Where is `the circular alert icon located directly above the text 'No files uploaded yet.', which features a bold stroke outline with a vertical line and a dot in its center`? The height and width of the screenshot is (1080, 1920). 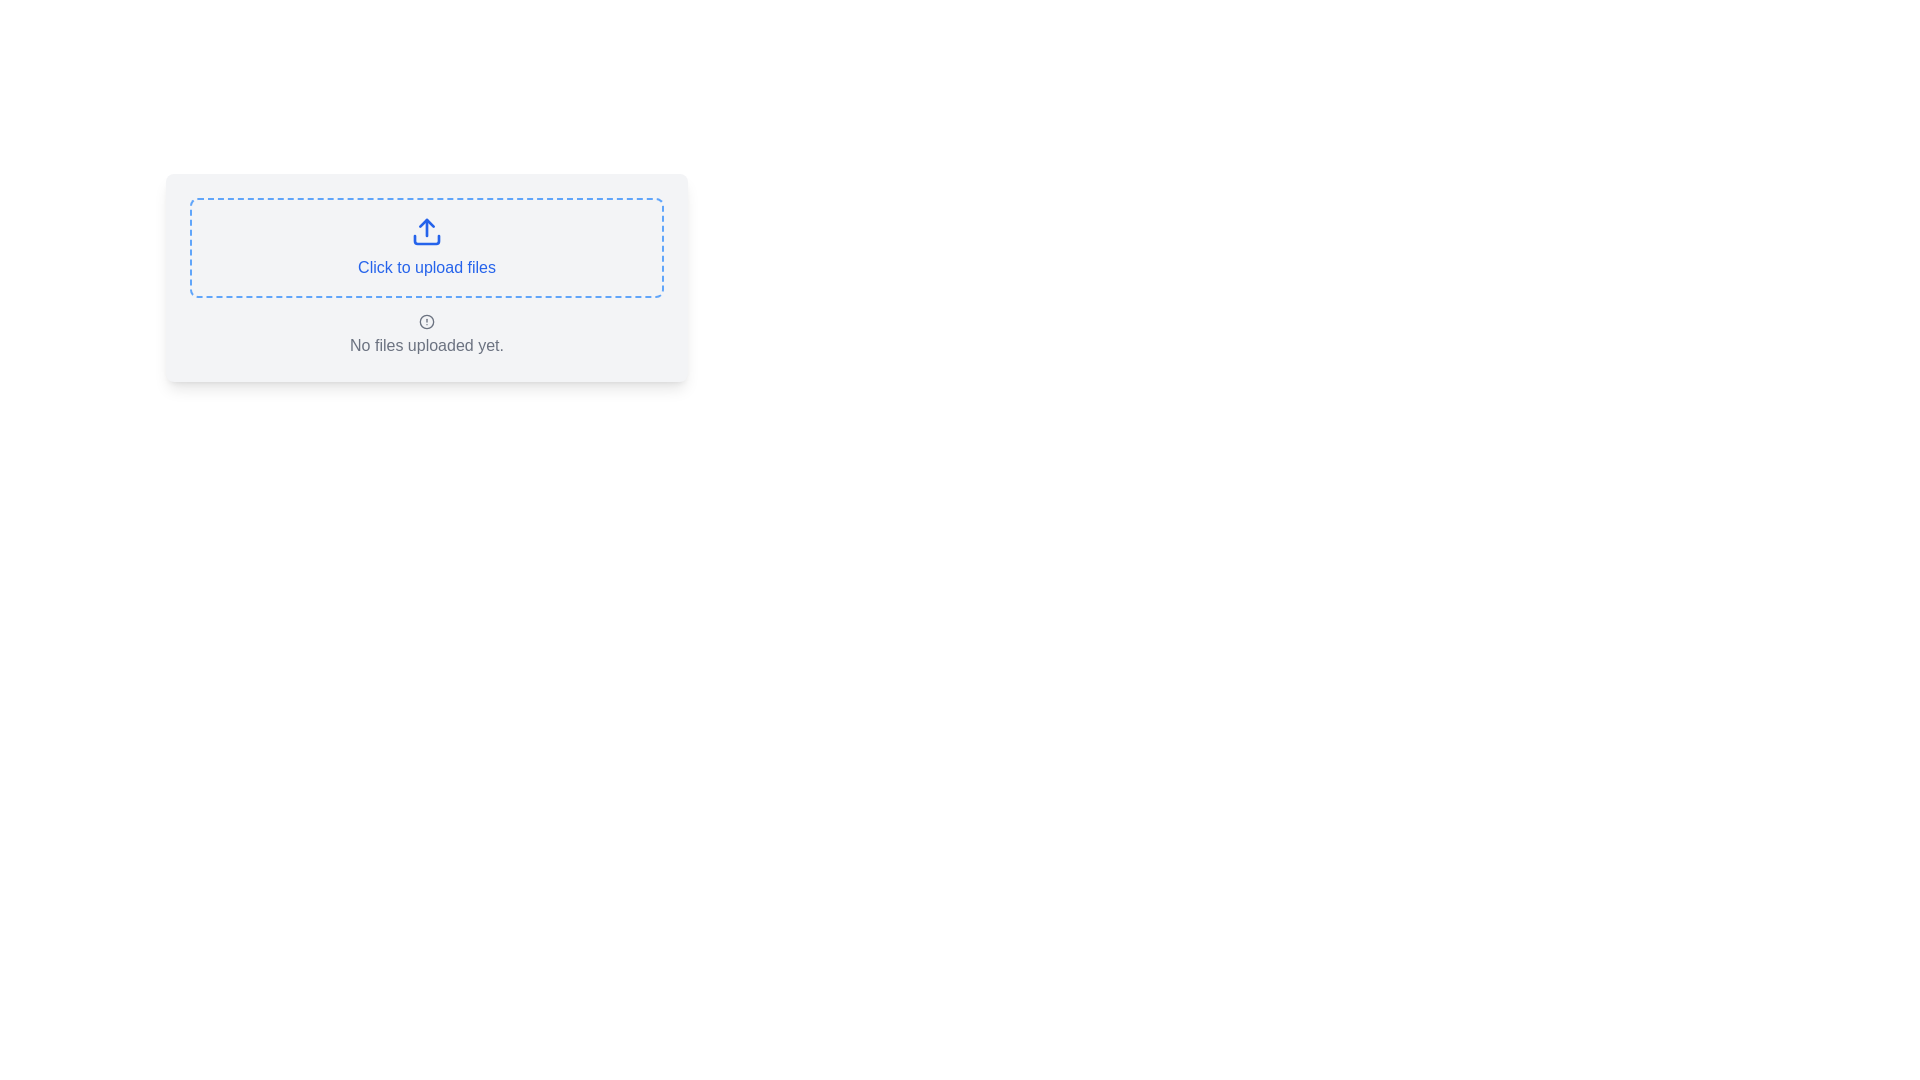 the circular alert icon located directly above the text 'No files uploaded yet.', which features a bold stroke outline with a vertical line and a dot in its center is located at coordinates (426, 320).